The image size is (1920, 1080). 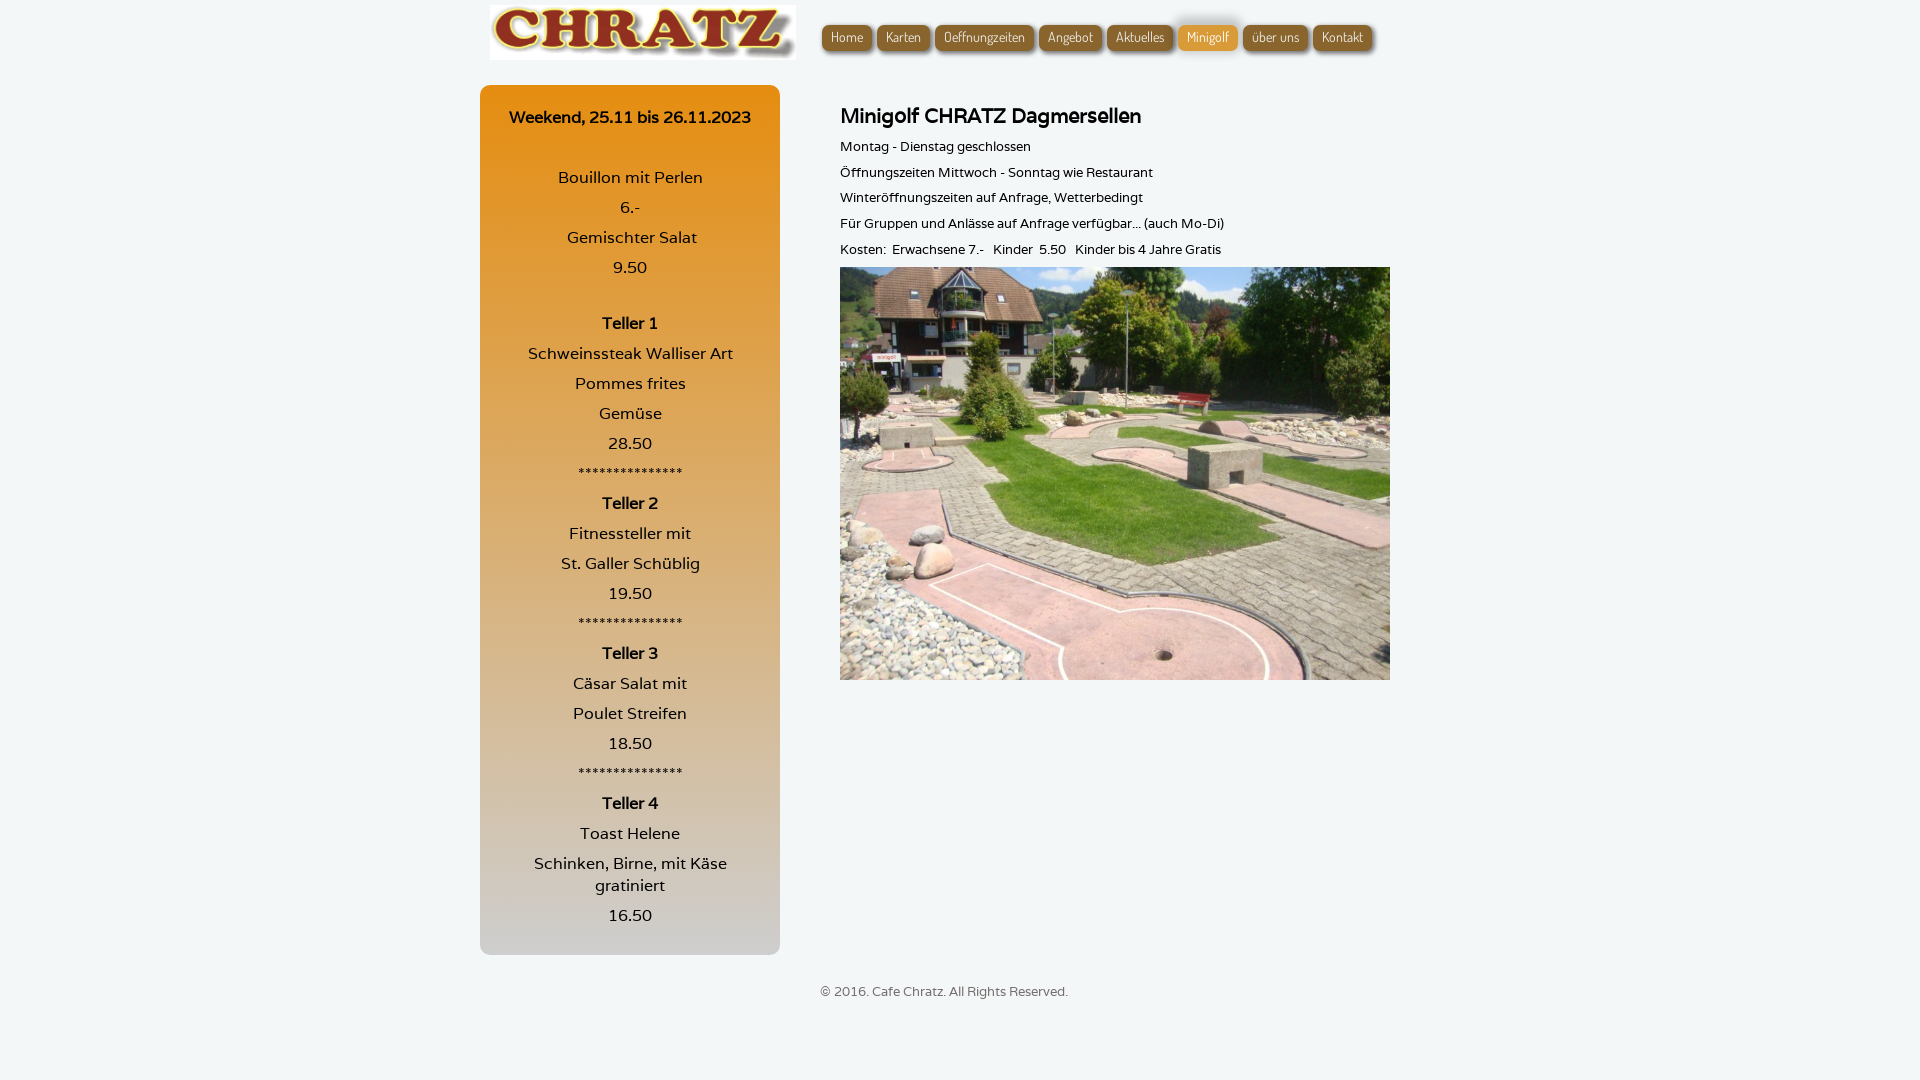 I want to click on 'Angebot', so click(x=1069, y=38).